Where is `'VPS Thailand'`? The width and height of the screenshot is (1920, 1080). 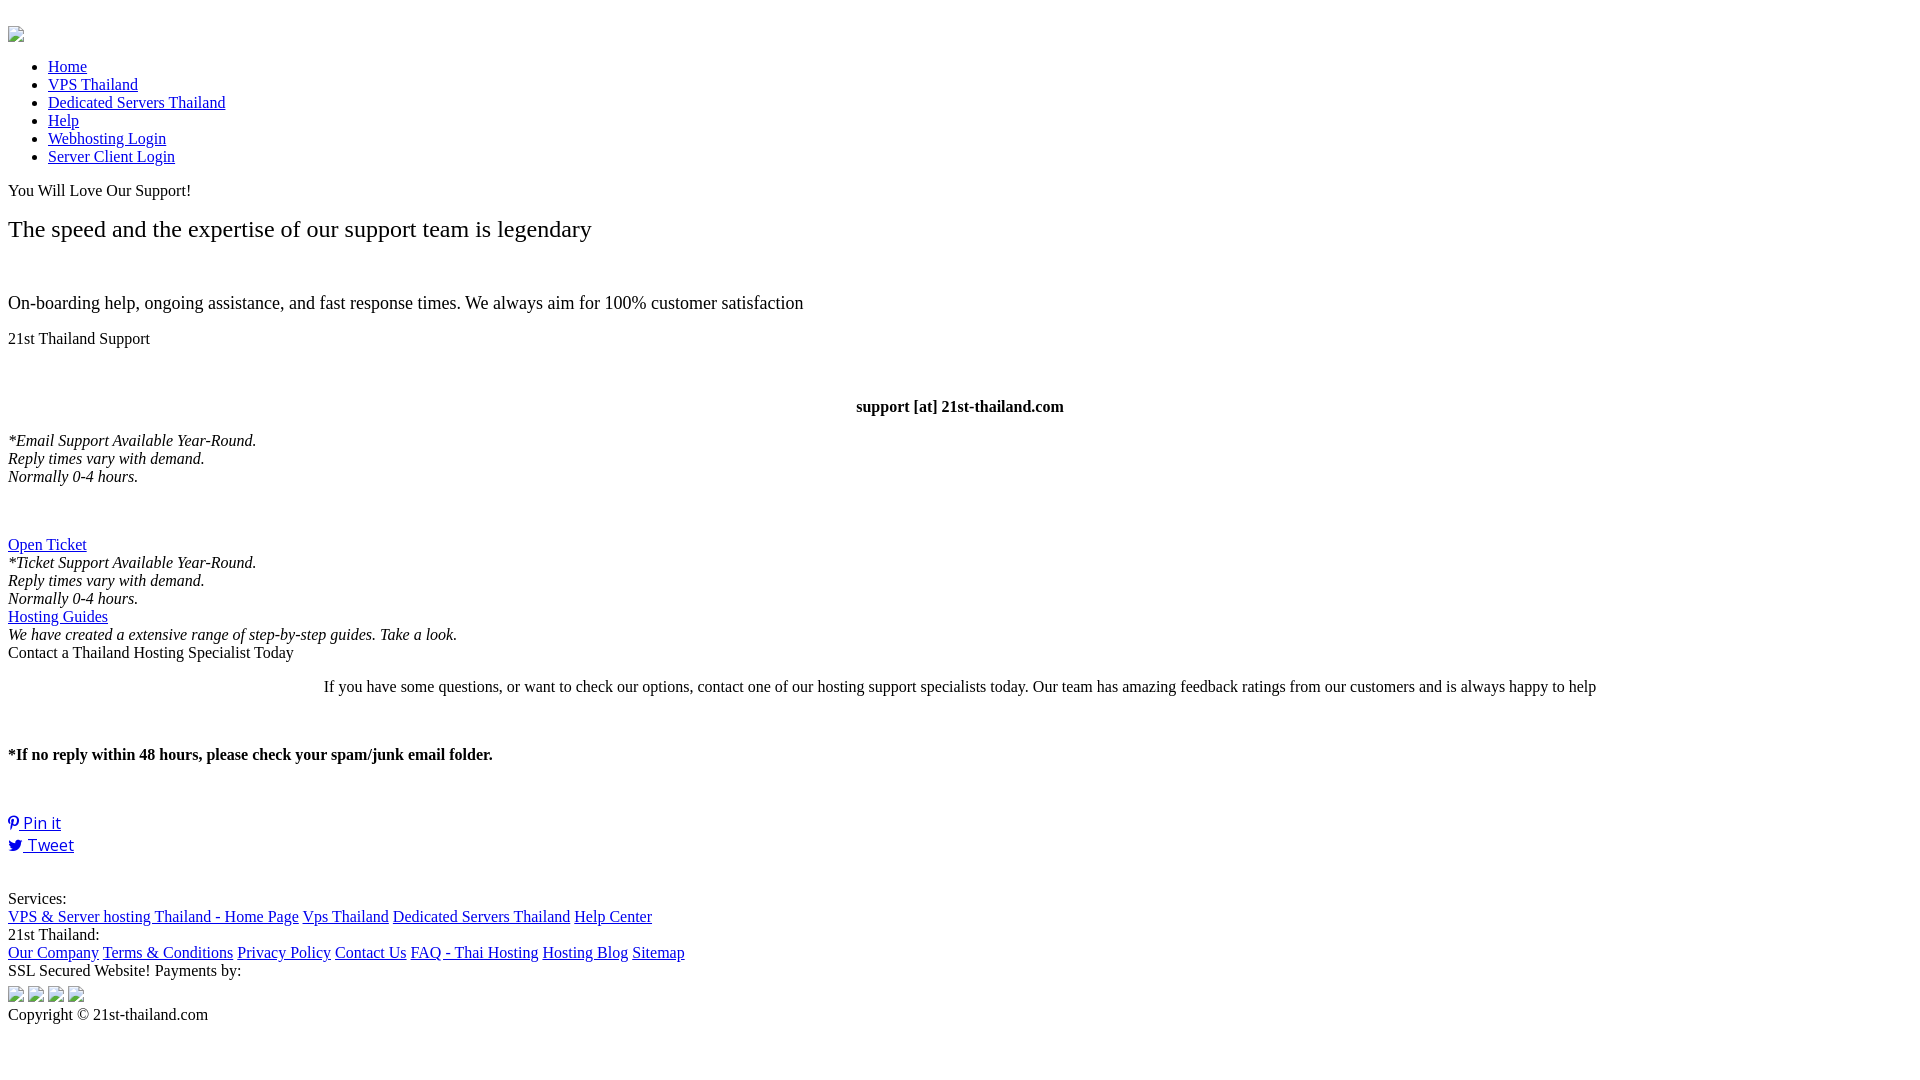
'VPS Thailand' is located at coordinates (91, 83).